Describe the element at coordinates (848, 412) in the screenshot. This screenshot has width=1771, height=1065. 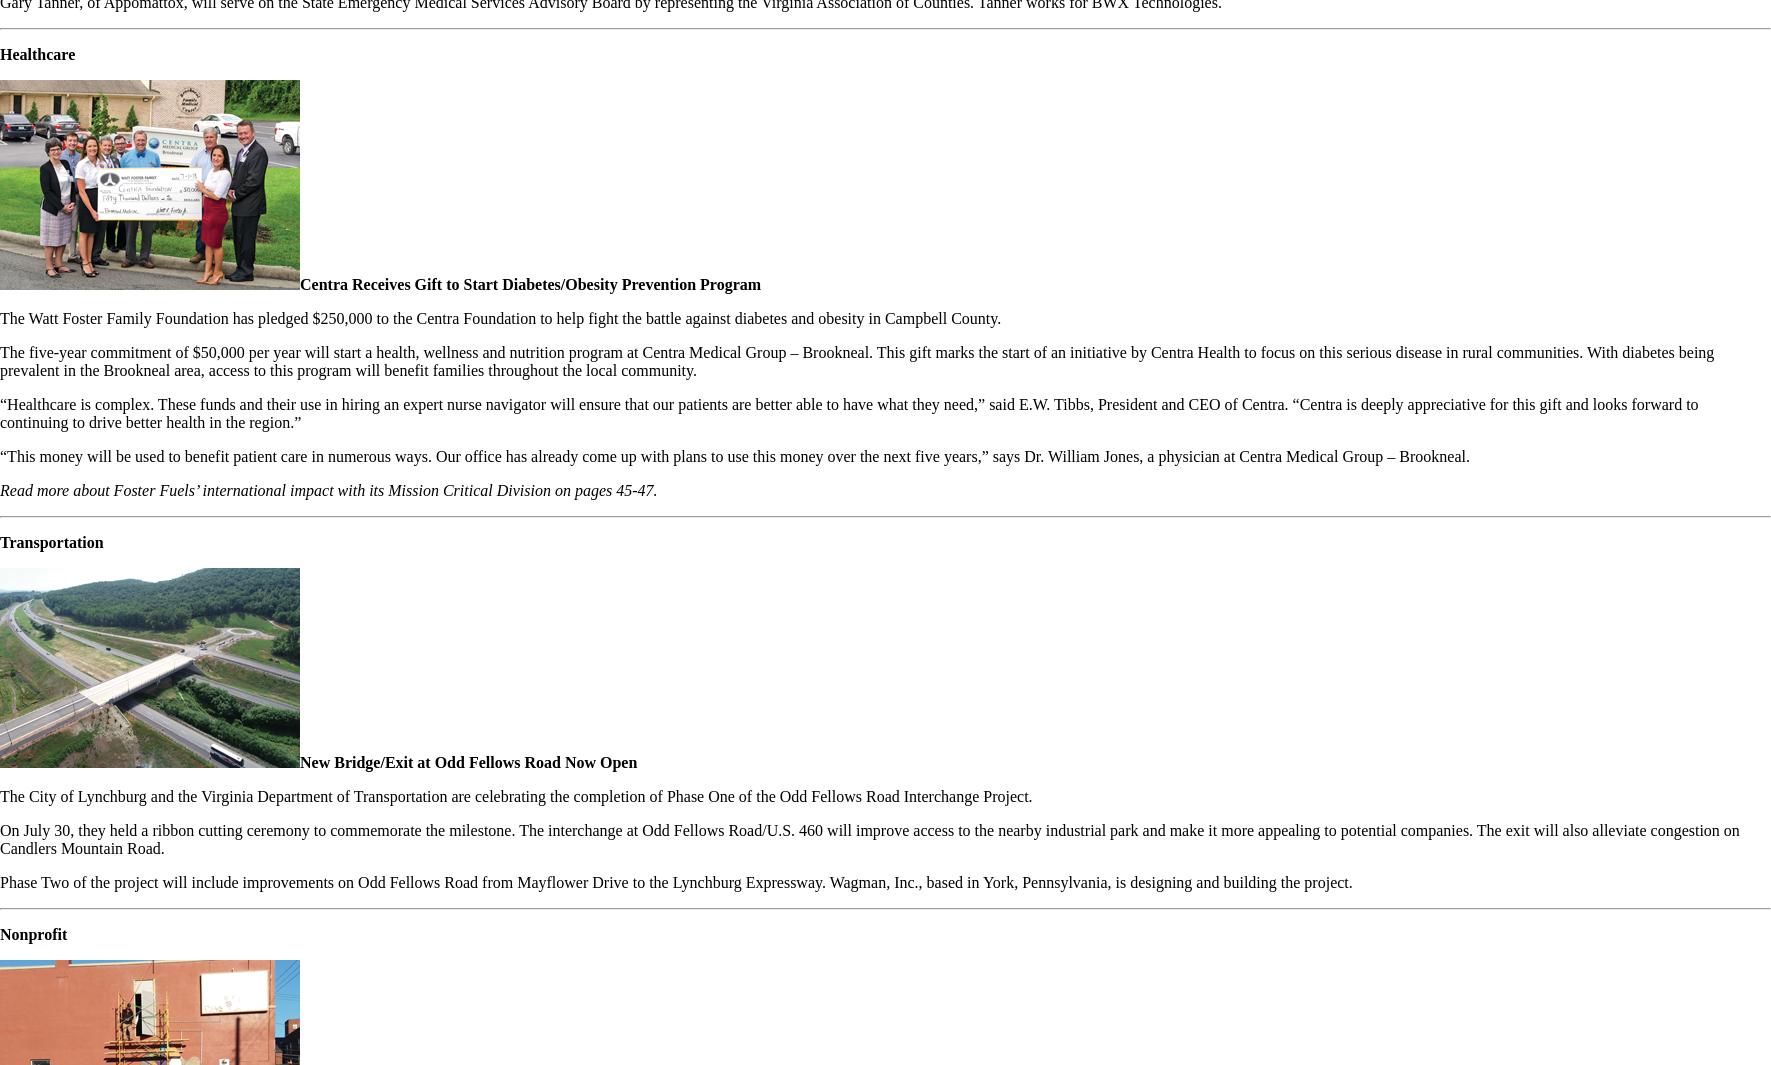
I see `'“Healthcare is complex. These funds and their use in hiring an expert nurse navigator will ensure that our patients are better able to have what they need,” said E.W. Tibbs, President and CEO of Centra. “Centra is deeply appreciative for this gift and looks forward to continuing to drive better health in the region.”'` at that location.